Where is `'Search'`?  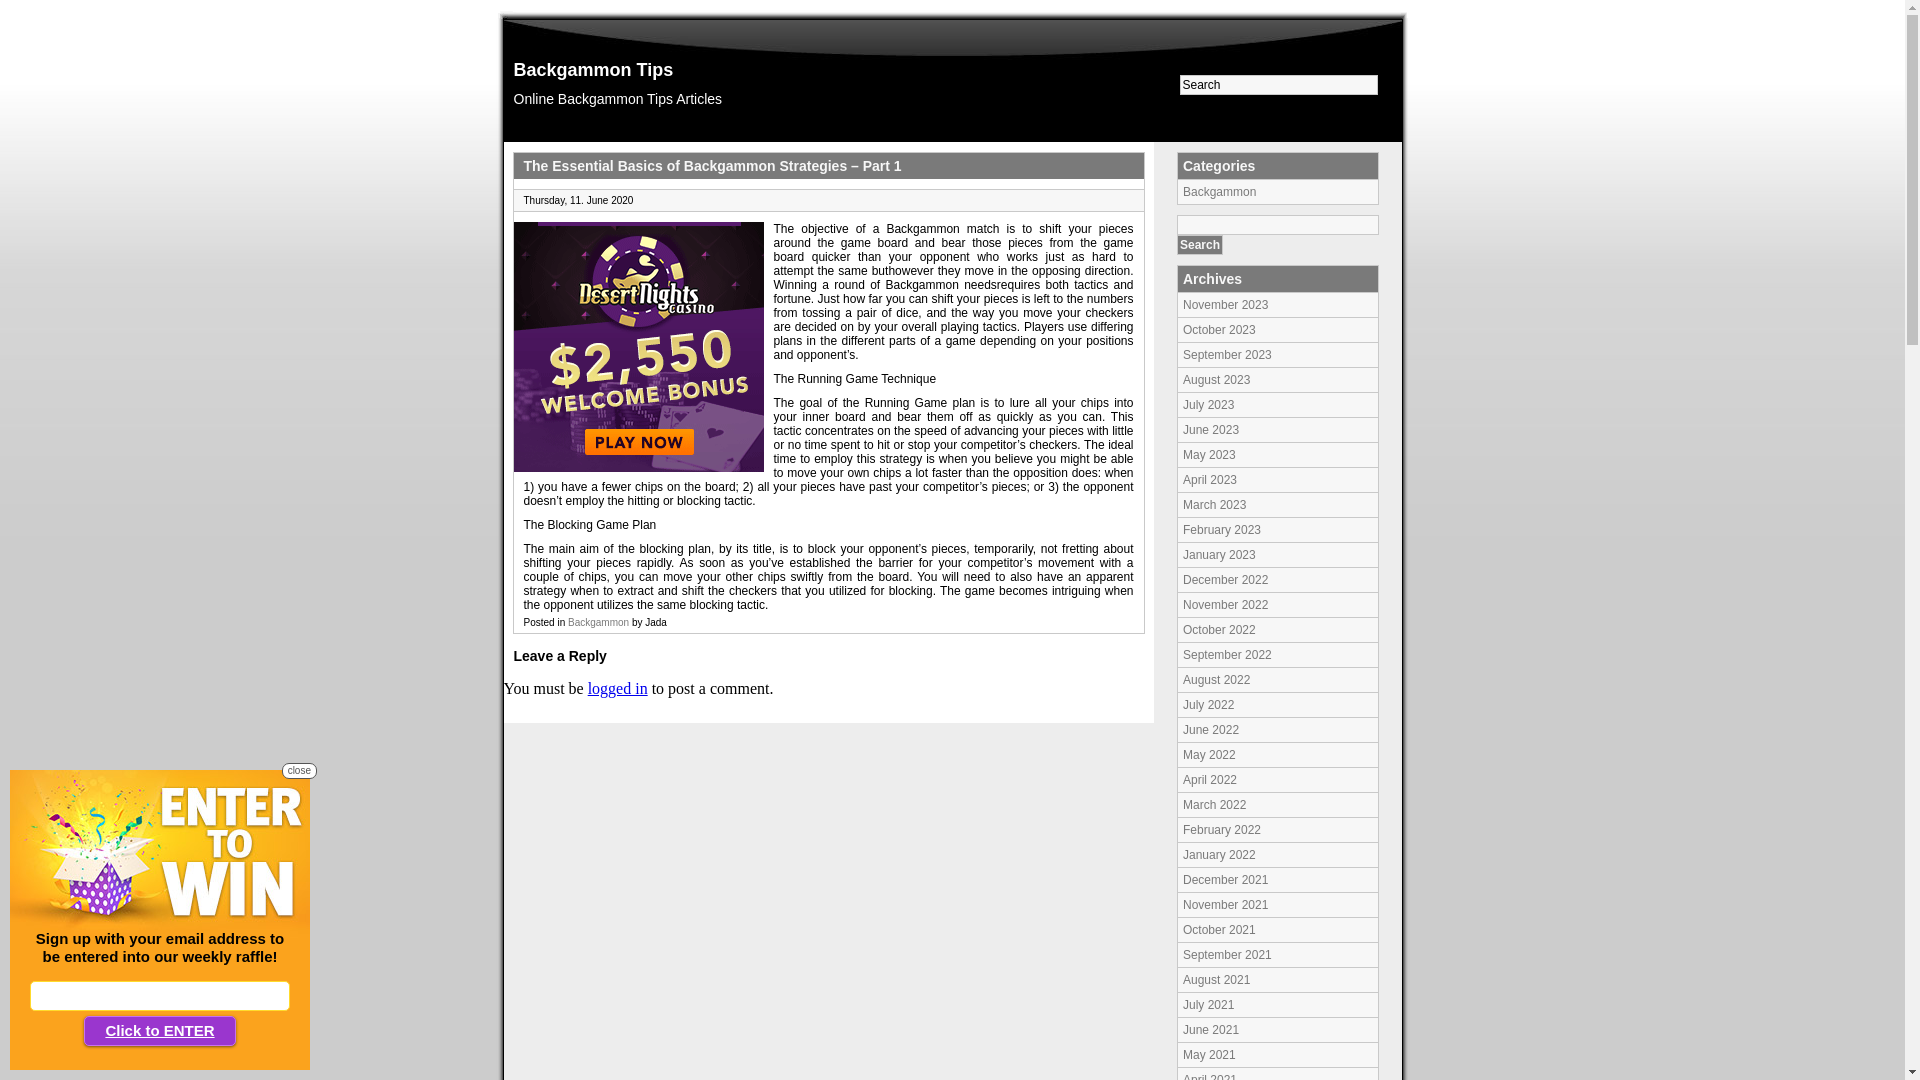 'Search' is located at coordinates (1200, 244).